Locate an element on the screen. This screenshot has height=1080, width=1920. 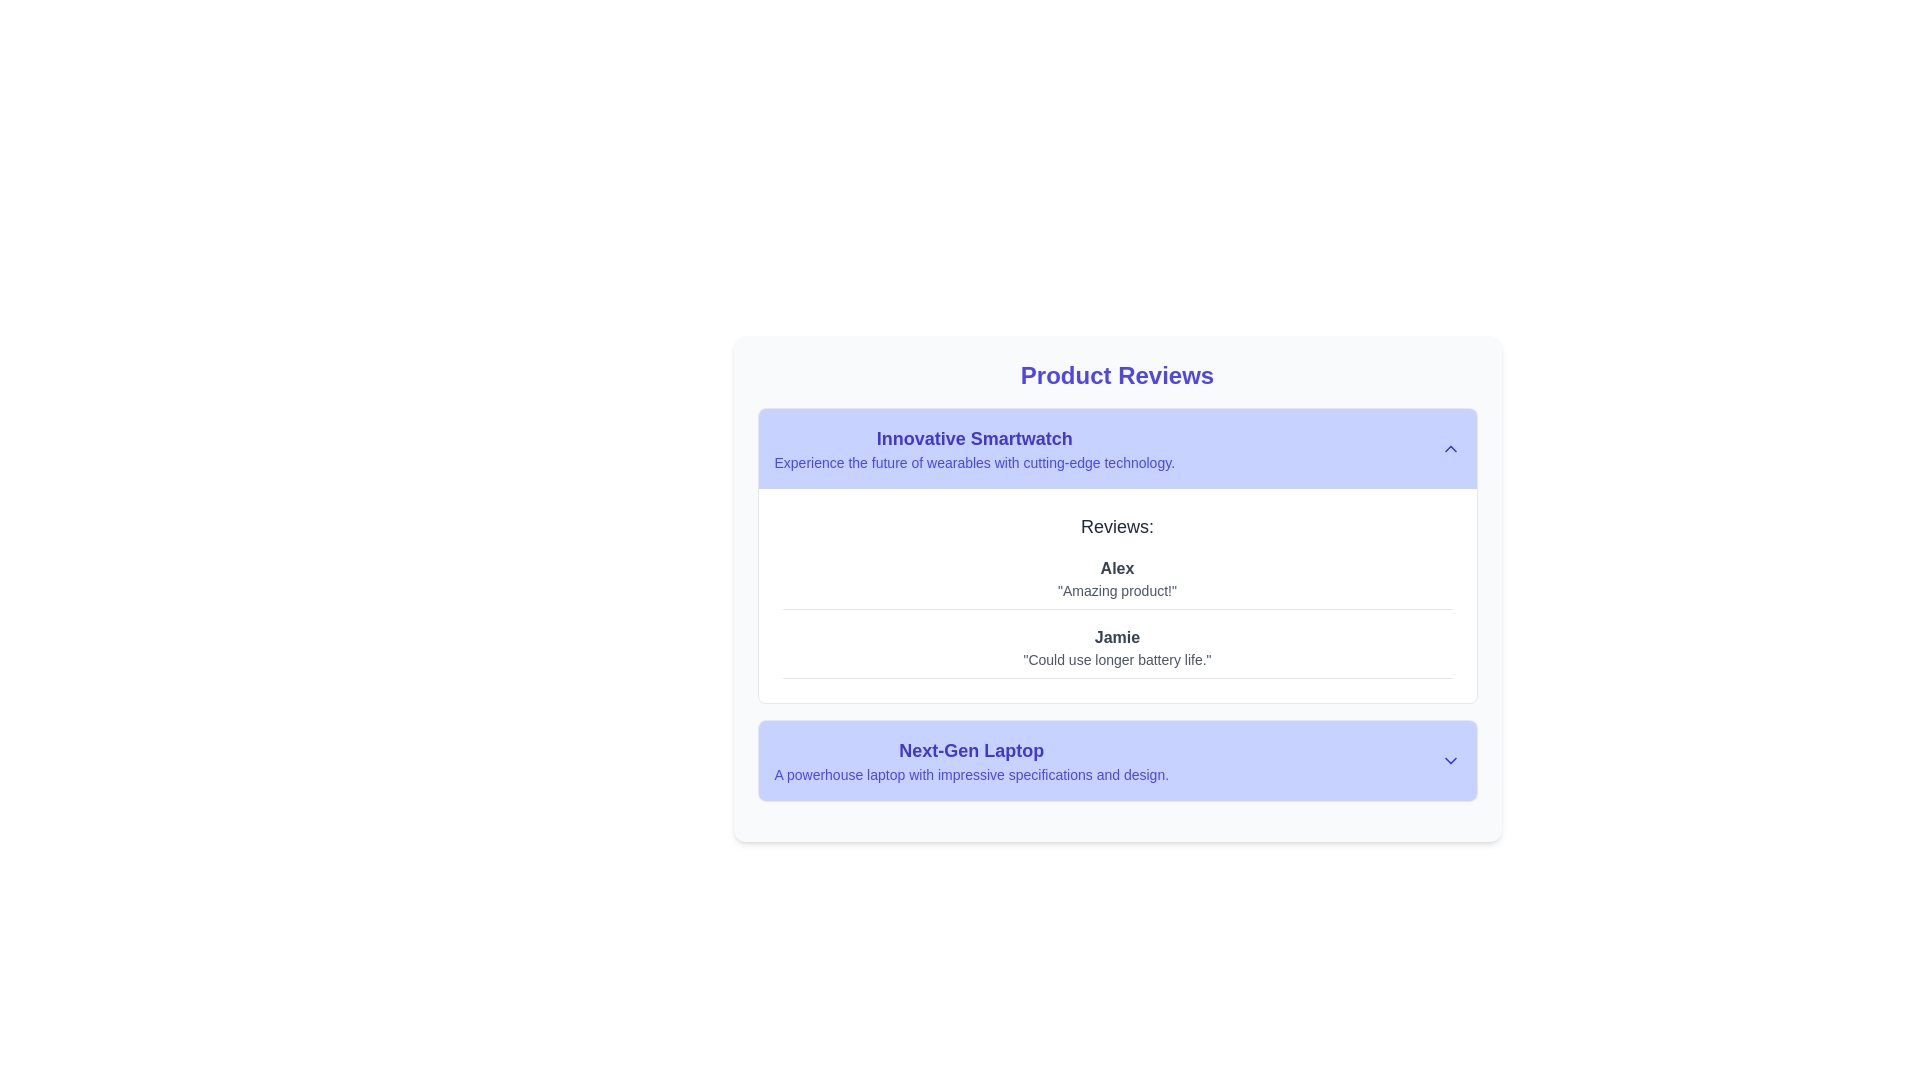
the text block titled 'Next-Gen Laptop' which includes a subtitle below it, located at the bottom section of the interface is located at coordinates (971, 760).